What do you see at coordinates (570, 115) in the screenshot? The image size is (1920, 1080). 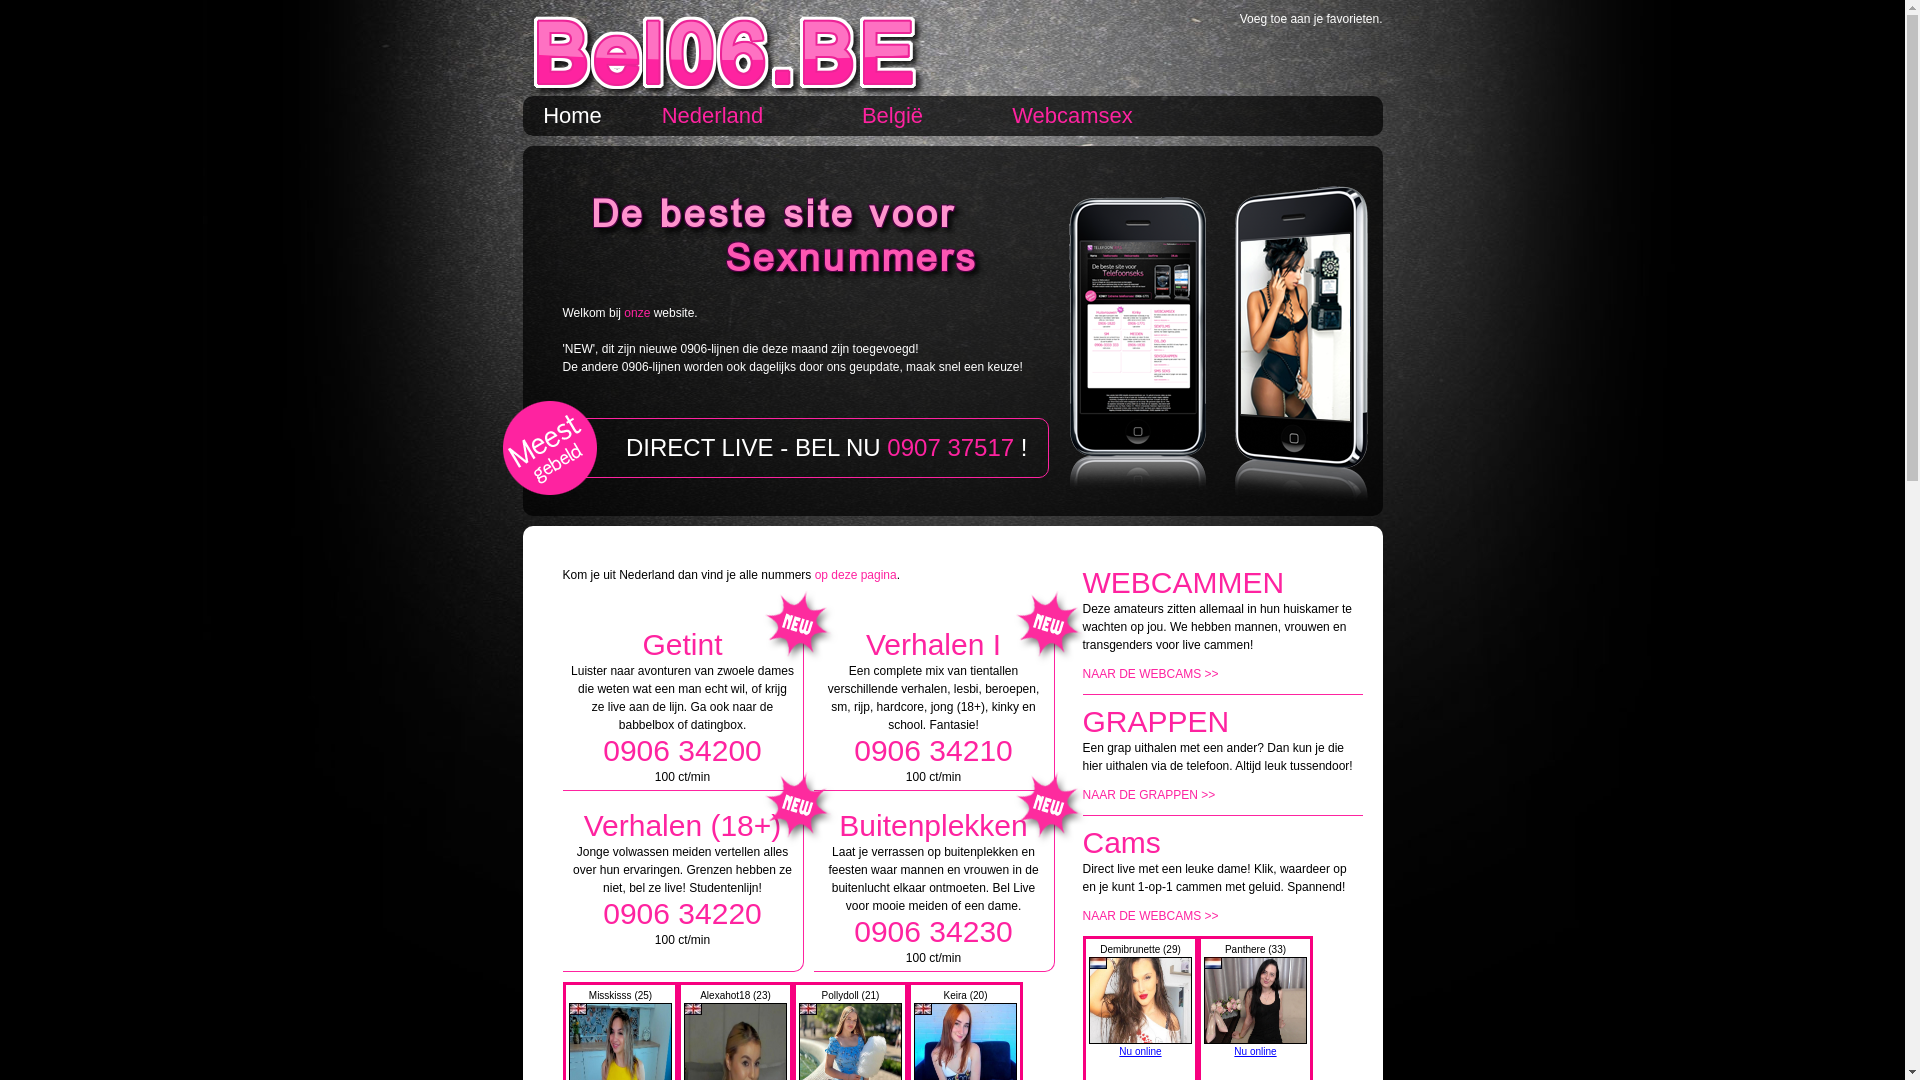 I see `'Home'` at bounding box center [570, 115].